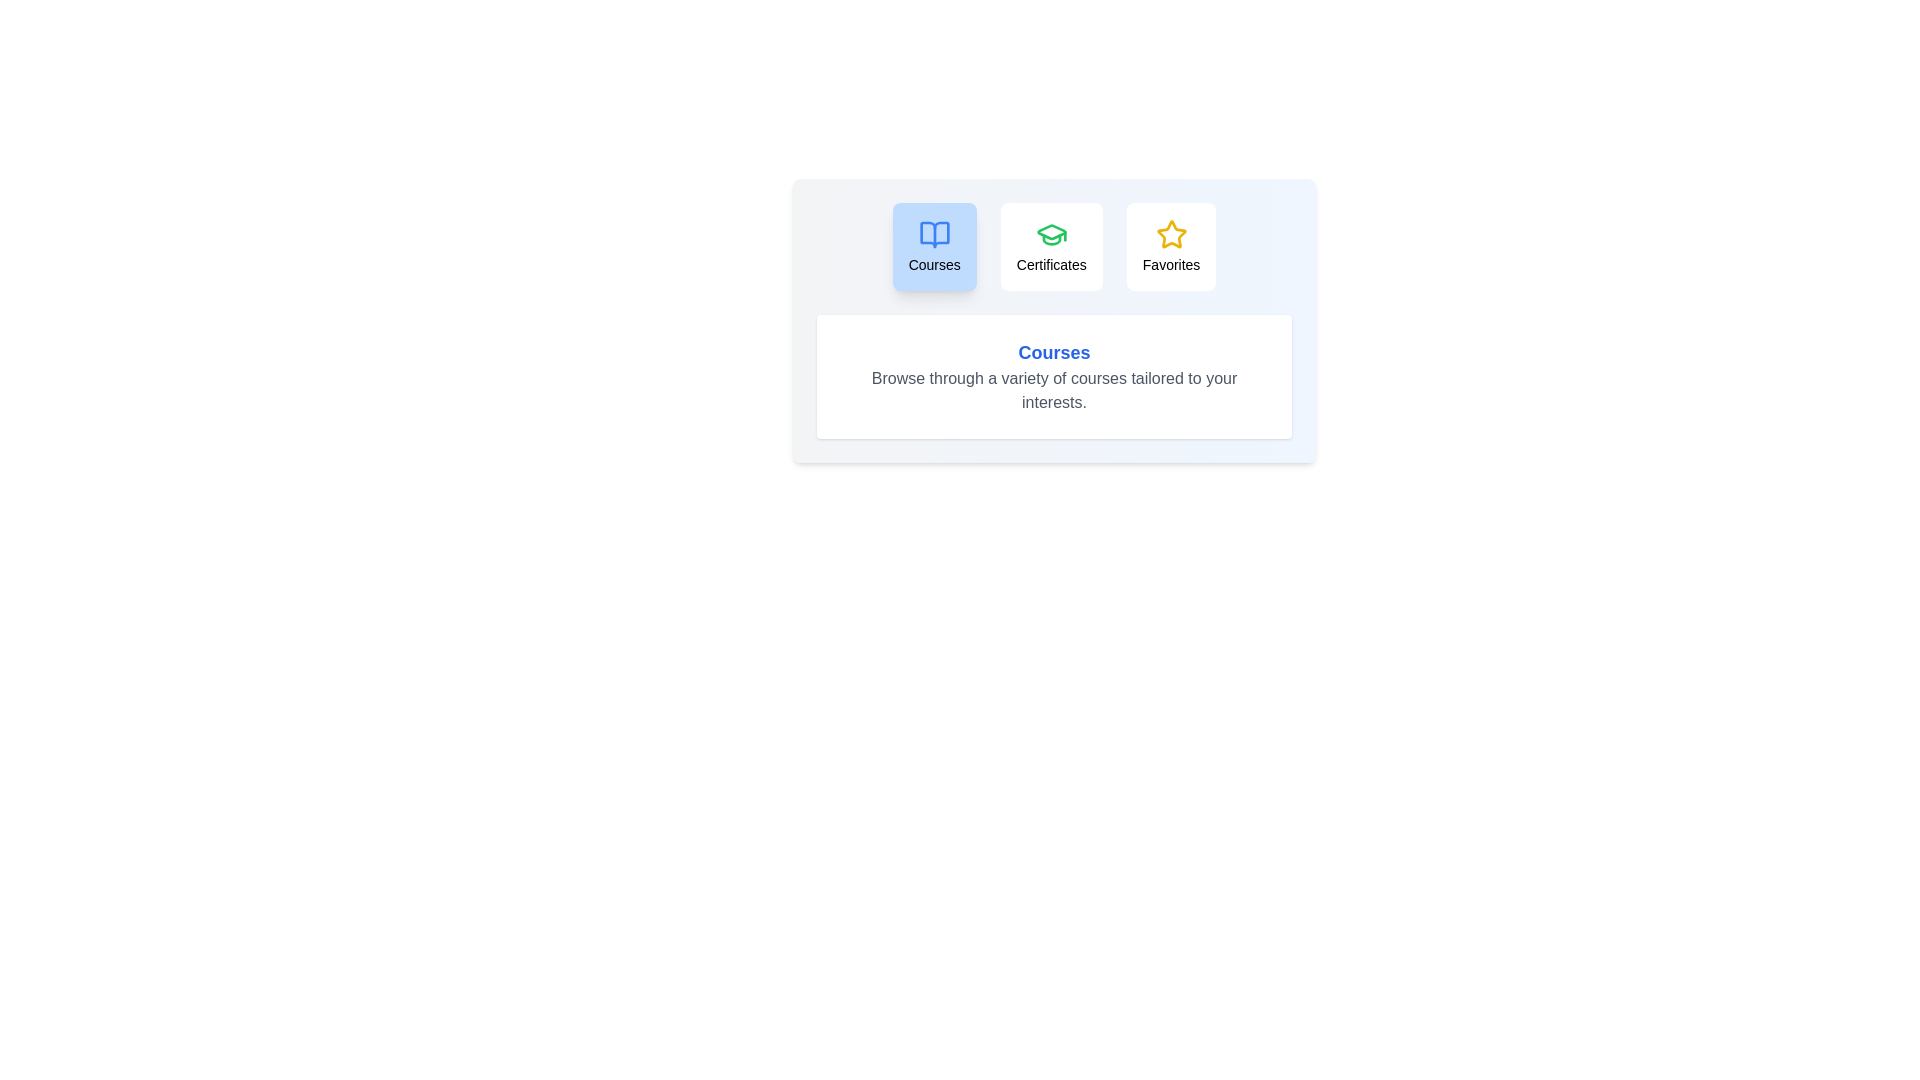 The height and width of the screenshot is (1080, 1920). What do you see at coordinates (1050, 245) in the screenshot?
I see `the tab labeled Certificates` at bounding box center [1050, 245].